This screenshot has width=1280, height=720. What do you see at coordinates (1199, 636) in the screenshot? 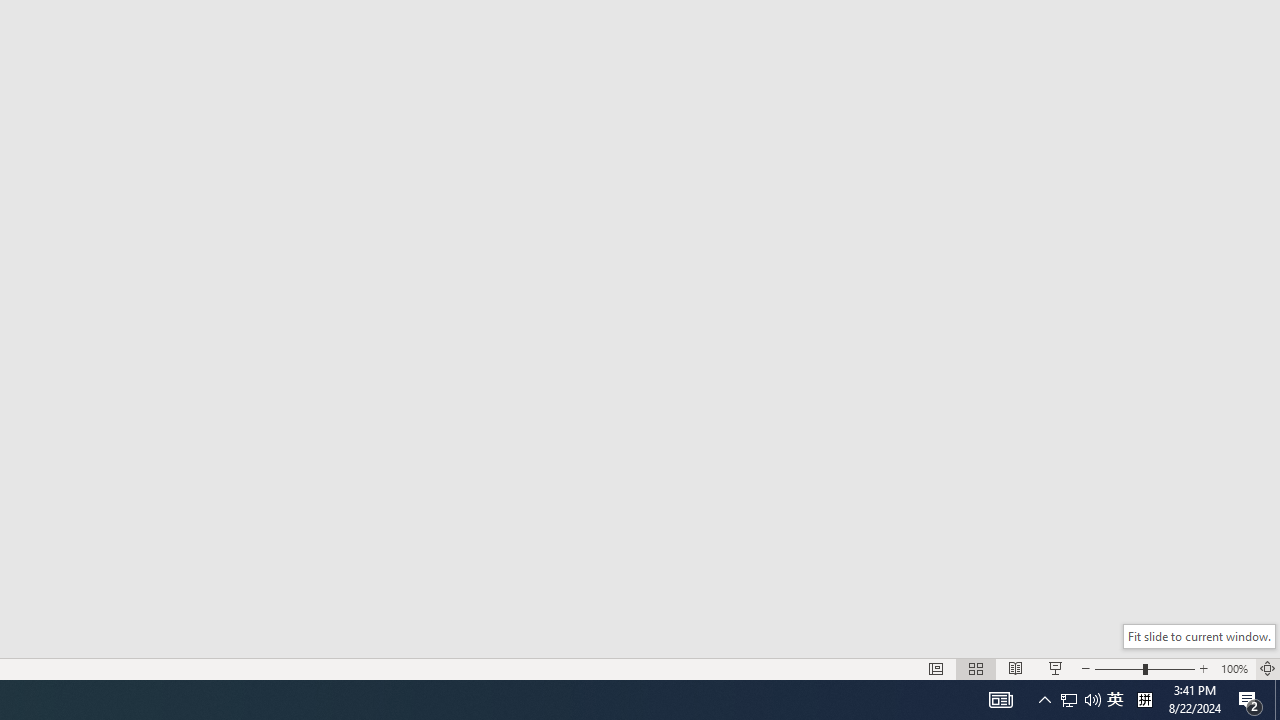
I see `'Fit slide to current window.'` at bounding box center [1199, 636].